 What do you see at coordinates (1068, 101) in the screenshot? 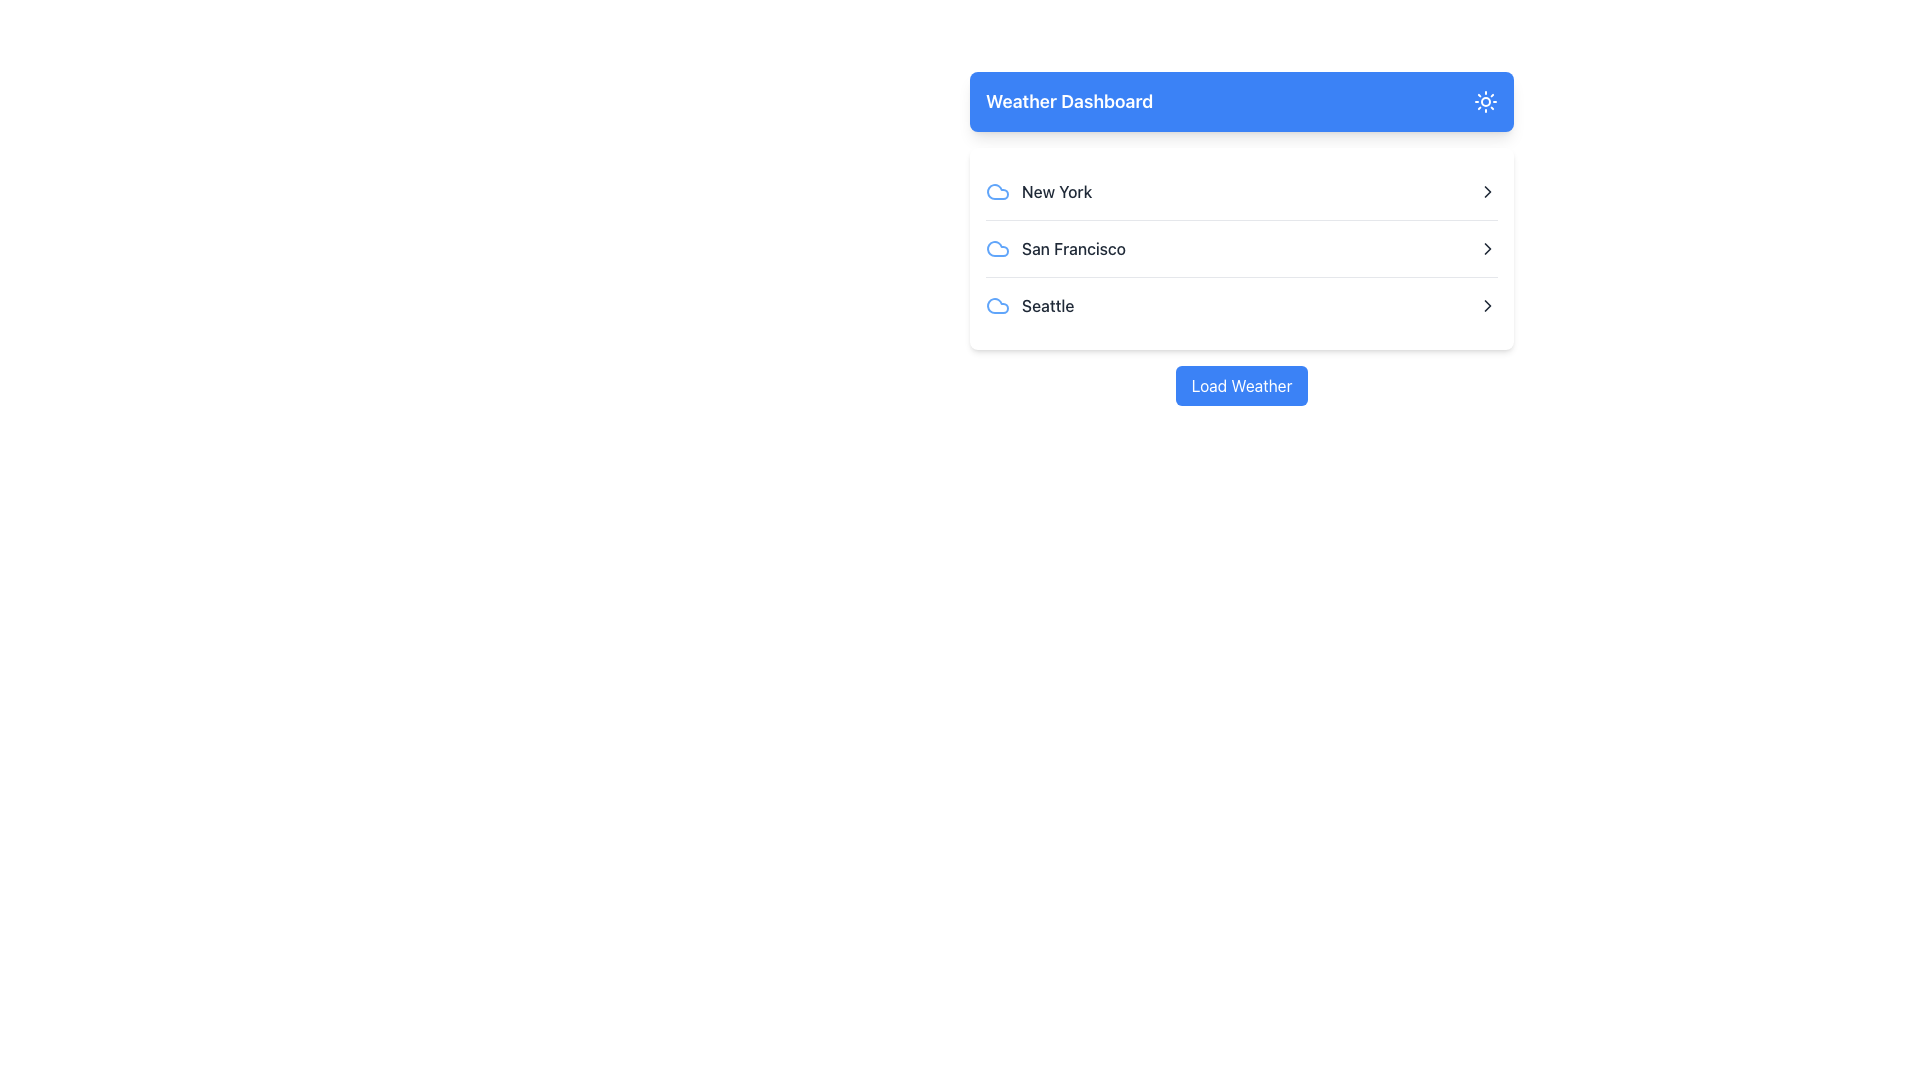
I see `the Text Label that serves as a title for the weather dashboard interface, located at the left side of the blue header bar, next to the sun icon` at bounding box center [1068, 101].